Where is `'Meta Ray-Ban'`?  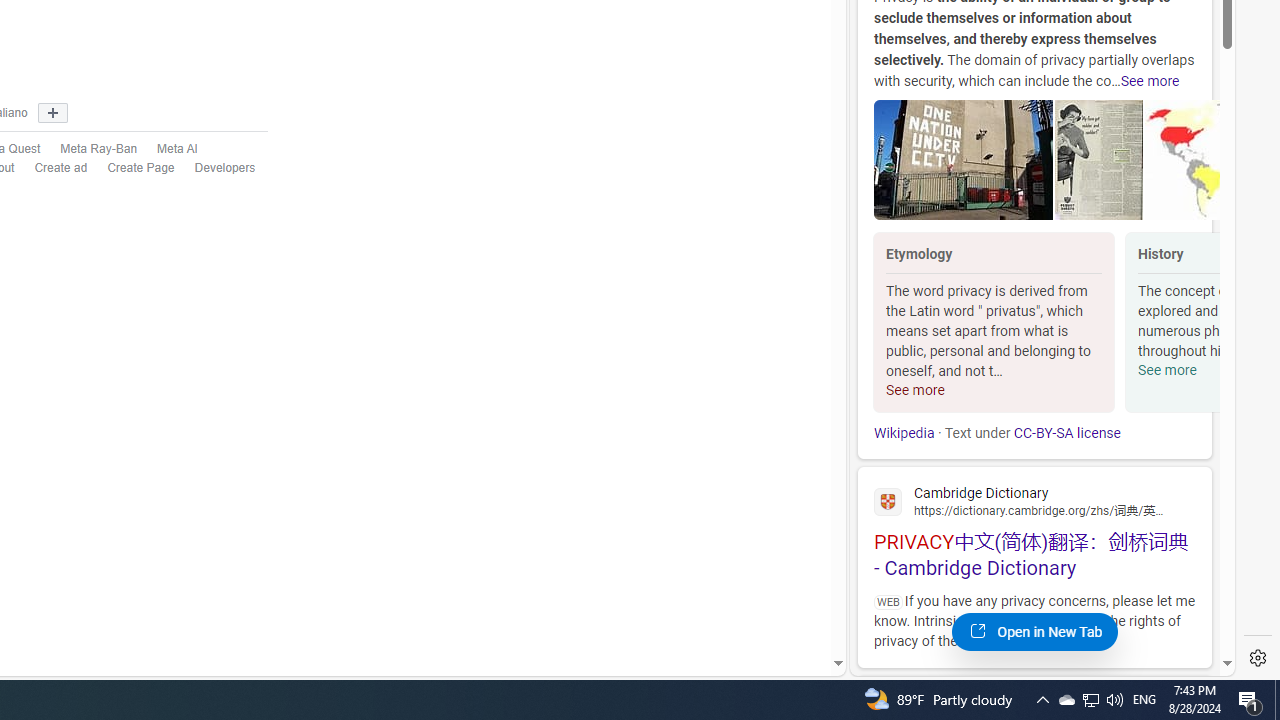
'Meta Ray-Ban' is located at coordinates (87, 148).